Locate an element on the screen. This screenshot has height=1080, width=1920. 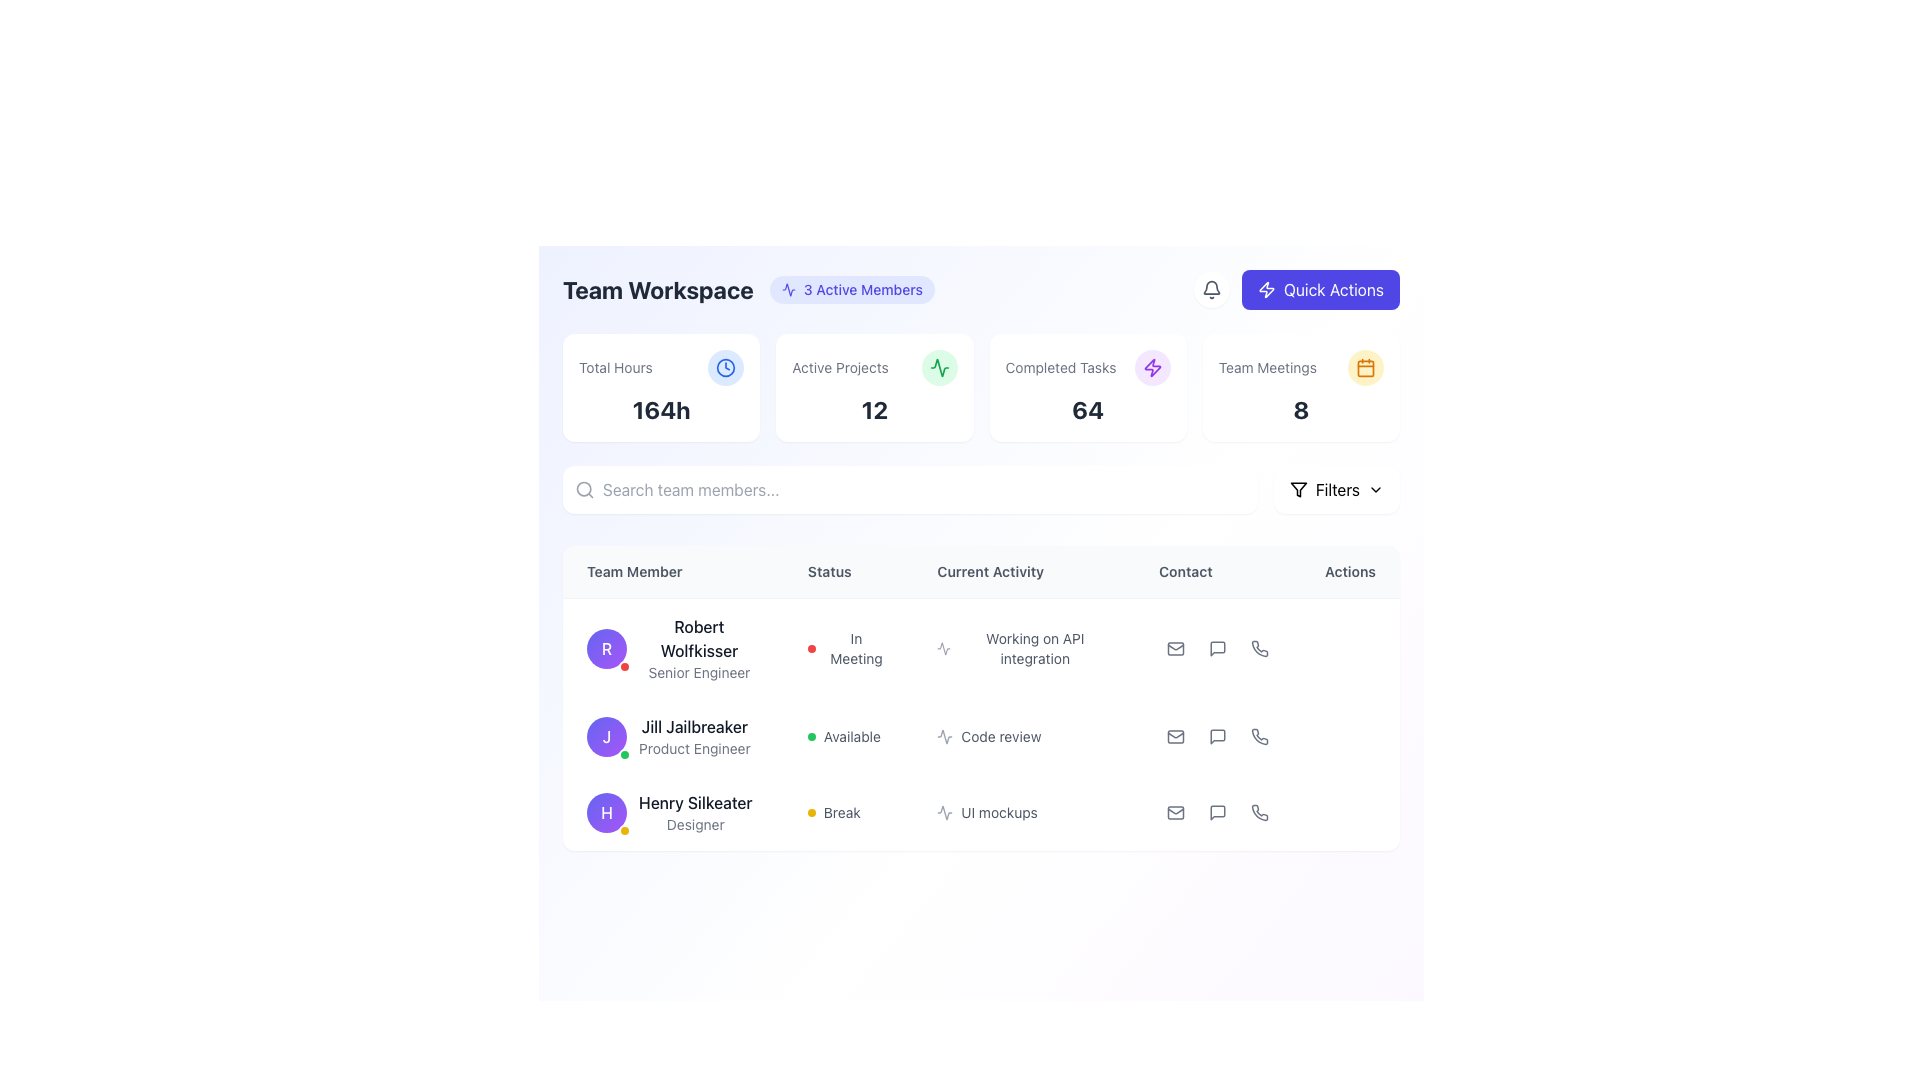
the 'Quick Actions' icon located in the top-right corner of the interface is located at coordinates (1152, 367).